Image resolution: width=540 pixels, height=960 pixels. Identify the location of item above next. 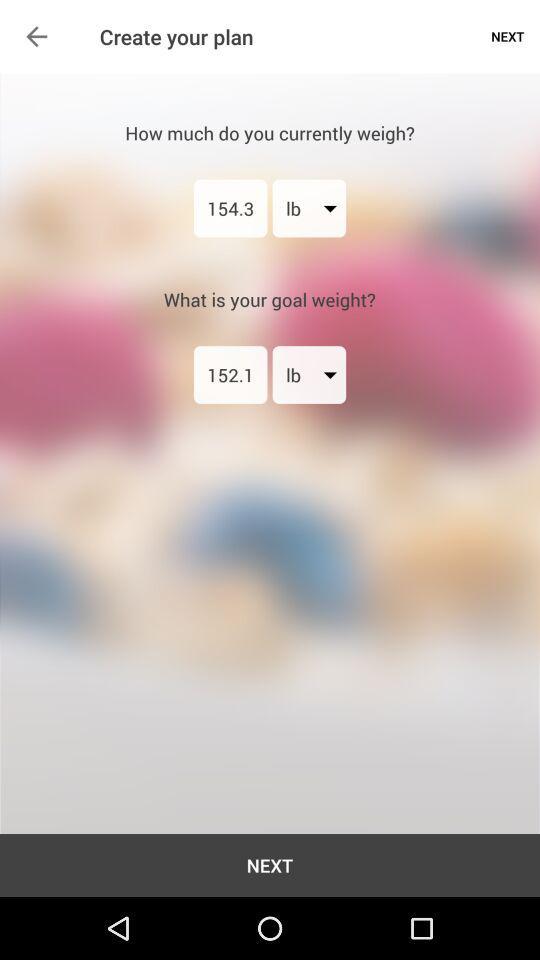
(36, 35).